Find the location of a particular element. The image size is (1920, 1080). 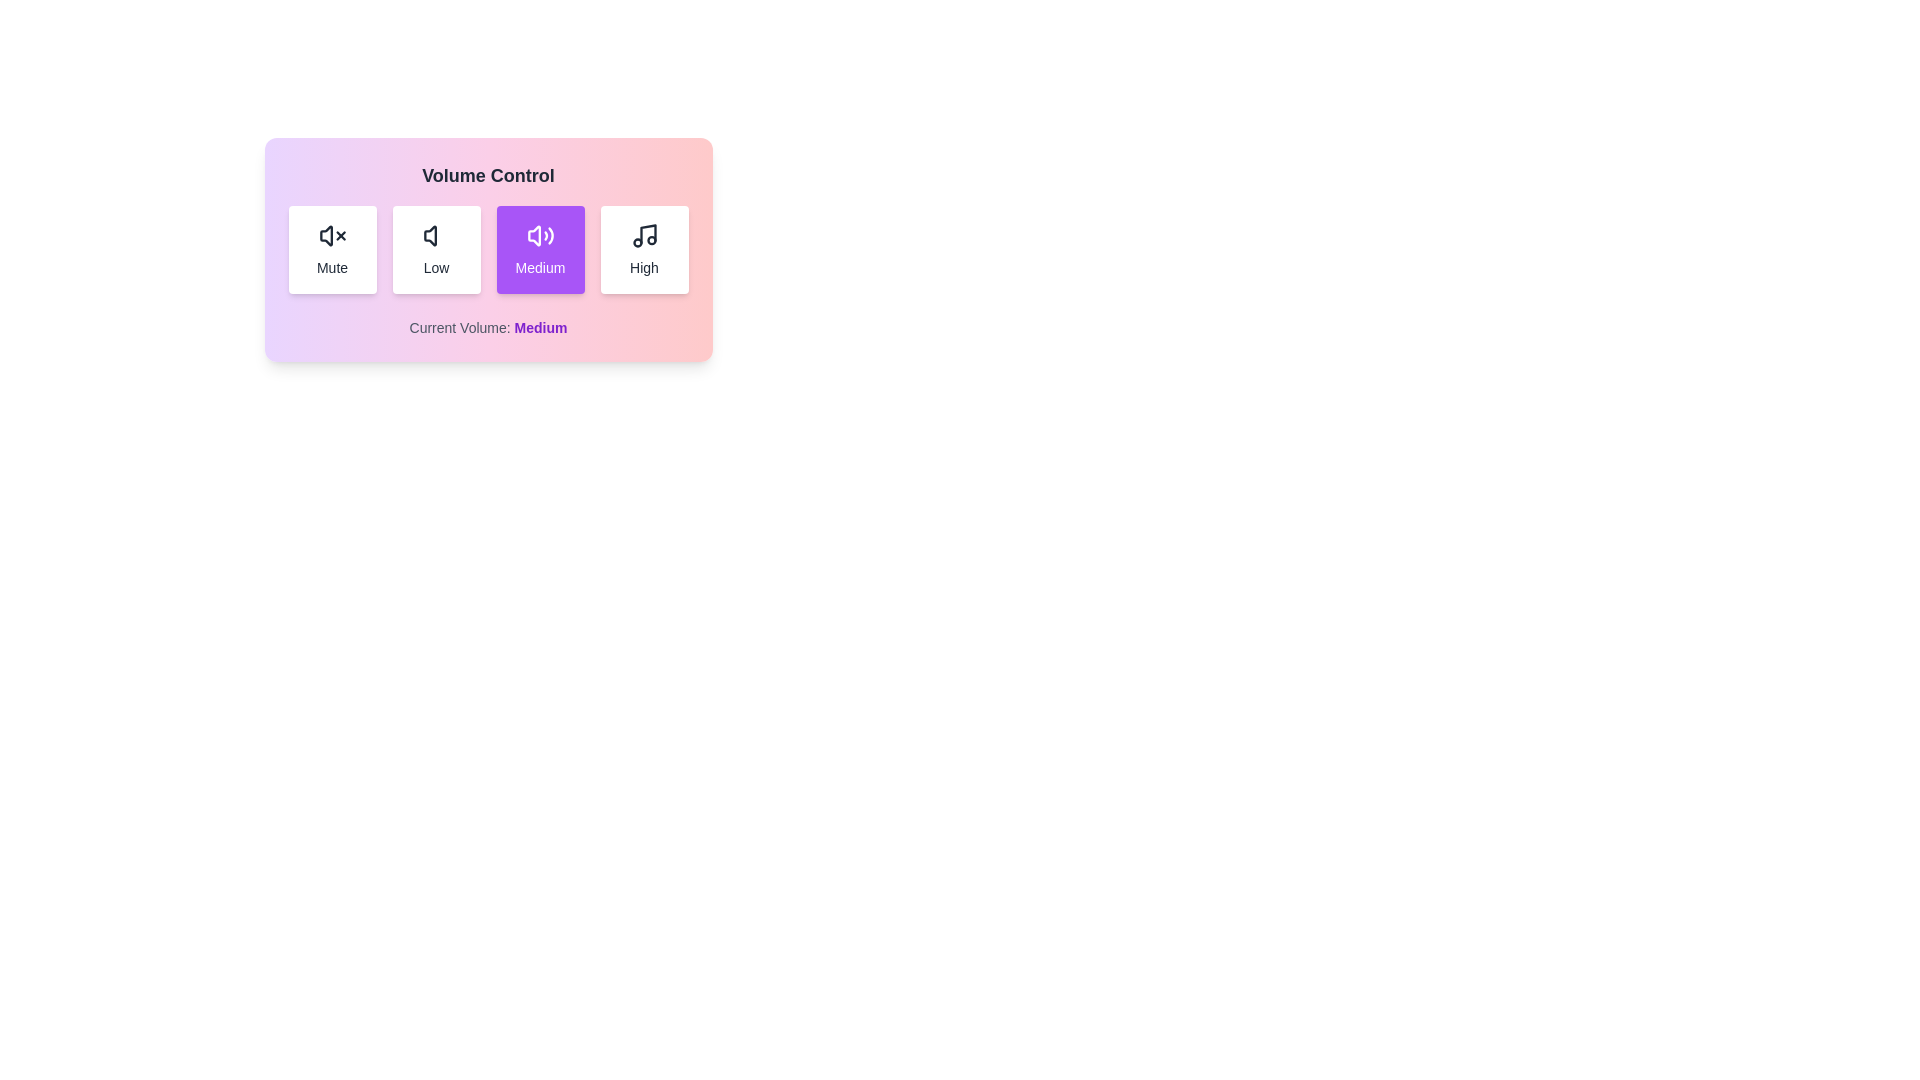

the volume button corresponding to Low is located at coordinates (435, 249).